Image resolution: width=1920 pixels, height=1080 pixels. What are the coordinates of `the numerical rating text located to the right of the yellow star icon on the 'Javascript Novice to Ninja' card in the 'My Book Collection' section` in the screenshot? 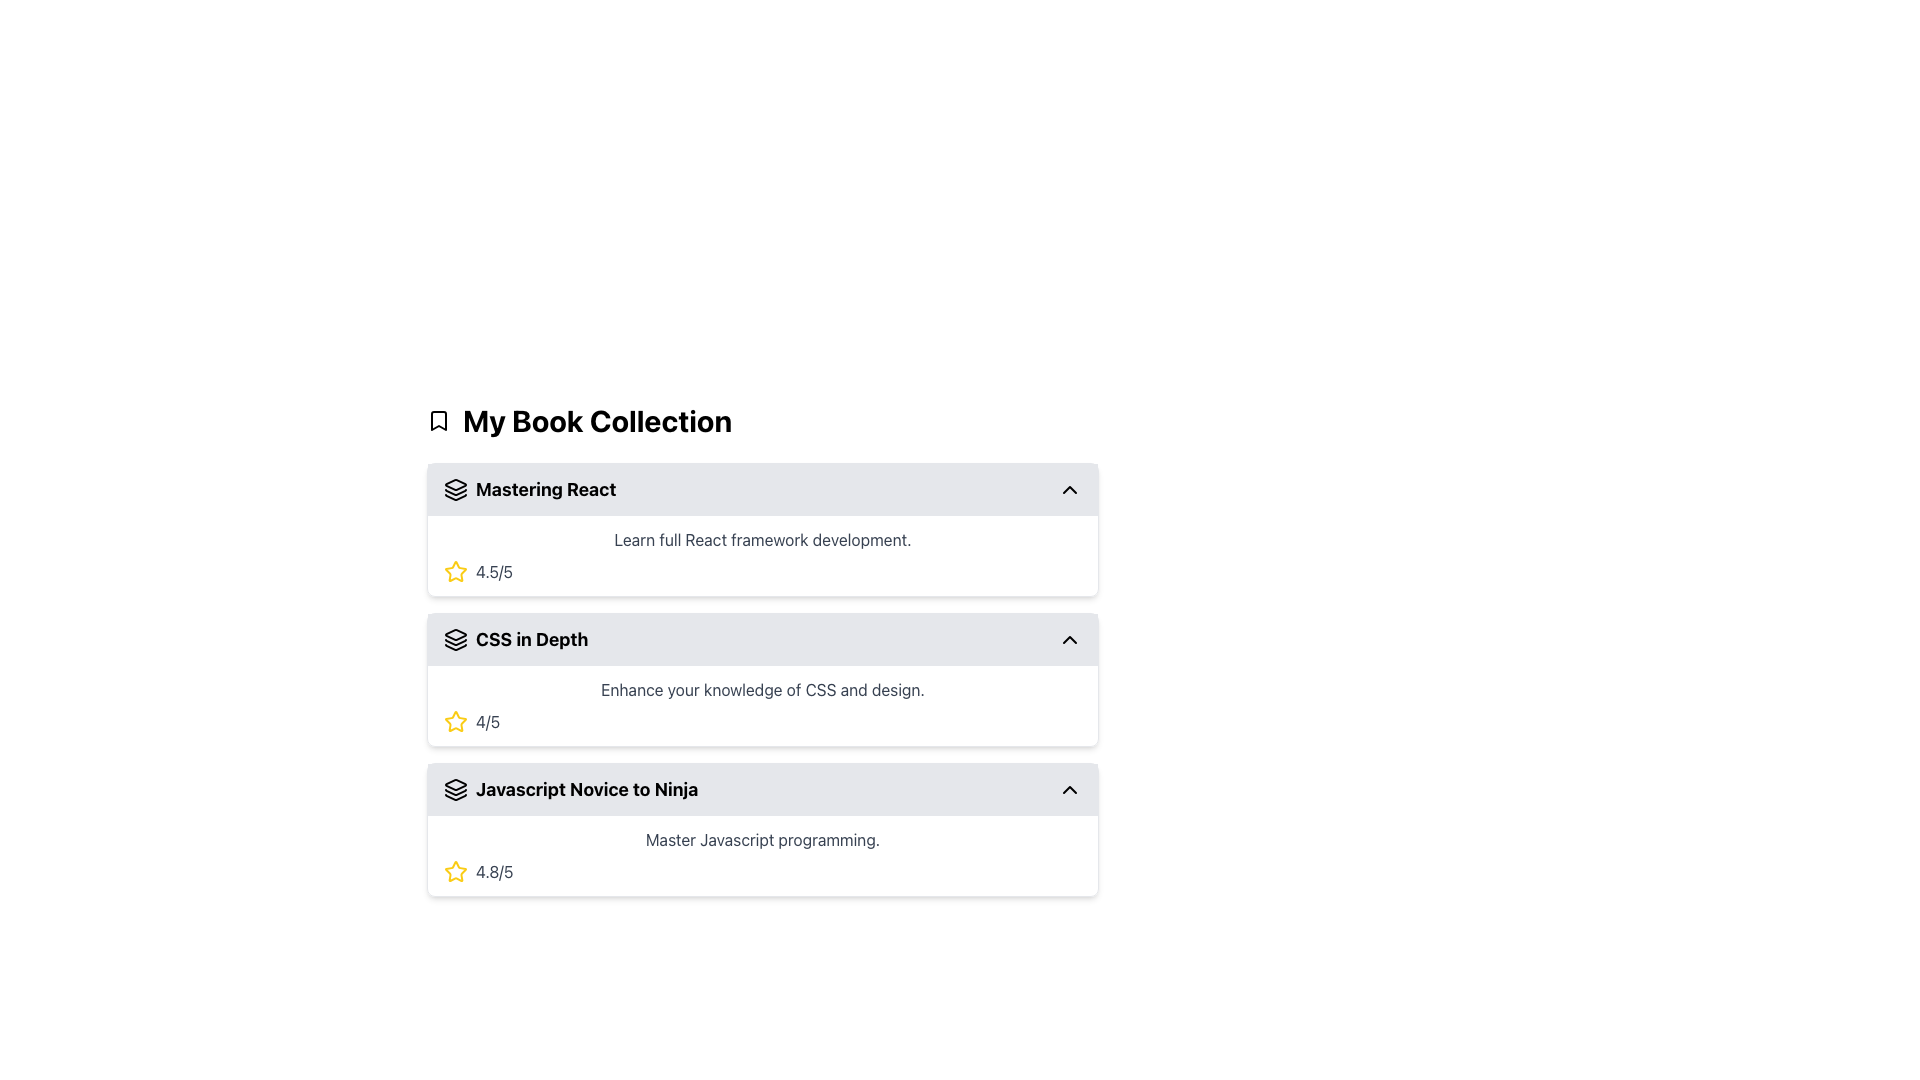 It's located at (494, 870).